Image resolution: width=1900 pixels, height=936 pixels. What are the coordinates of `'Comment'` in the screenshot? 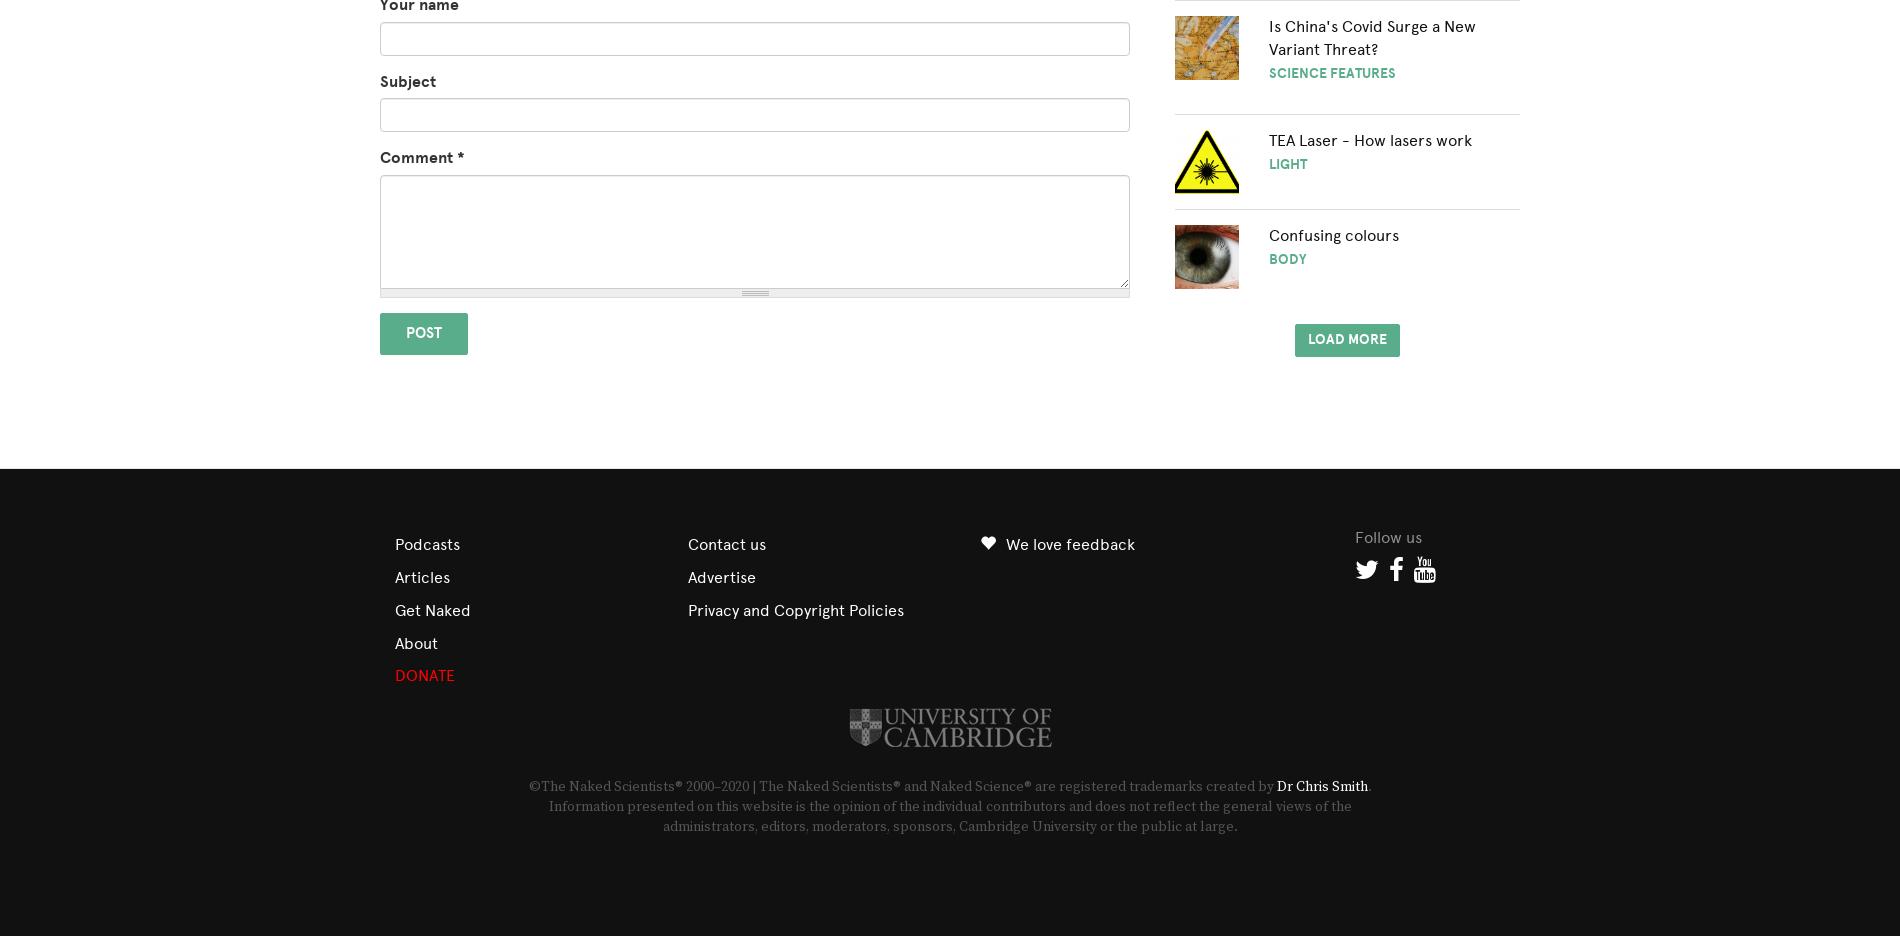 It's located at (417, 156).